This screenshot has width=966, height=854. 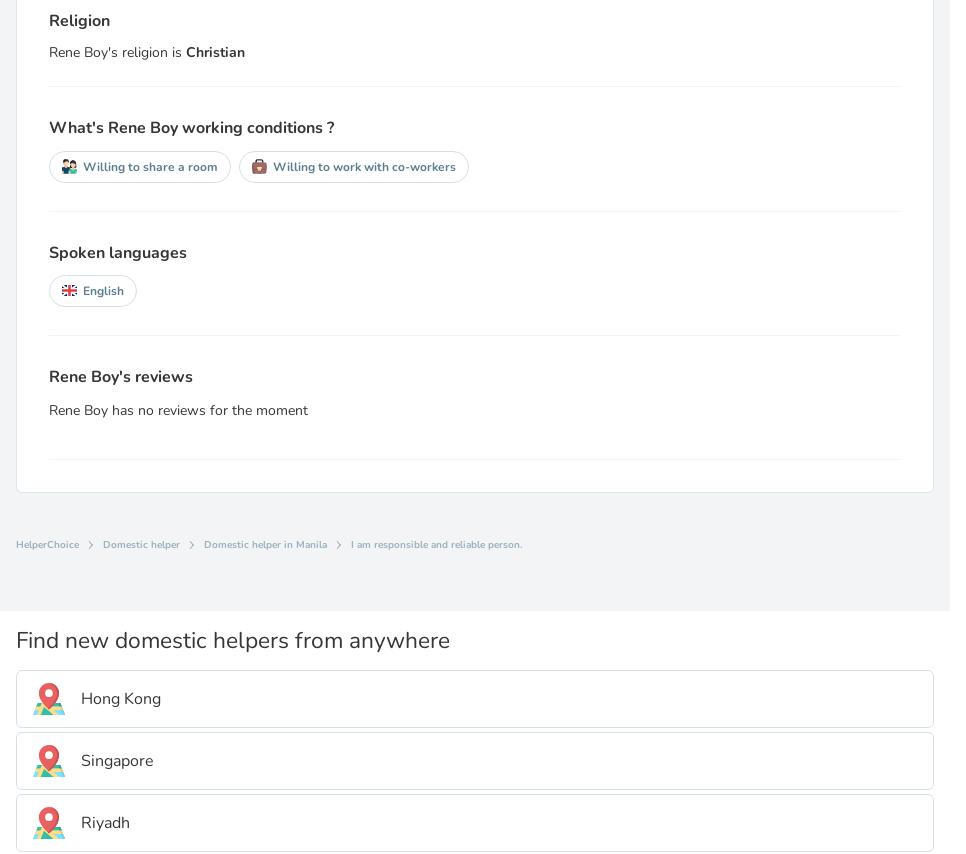 I want to click on 'HelperChoice', so click(x=47, y=543).